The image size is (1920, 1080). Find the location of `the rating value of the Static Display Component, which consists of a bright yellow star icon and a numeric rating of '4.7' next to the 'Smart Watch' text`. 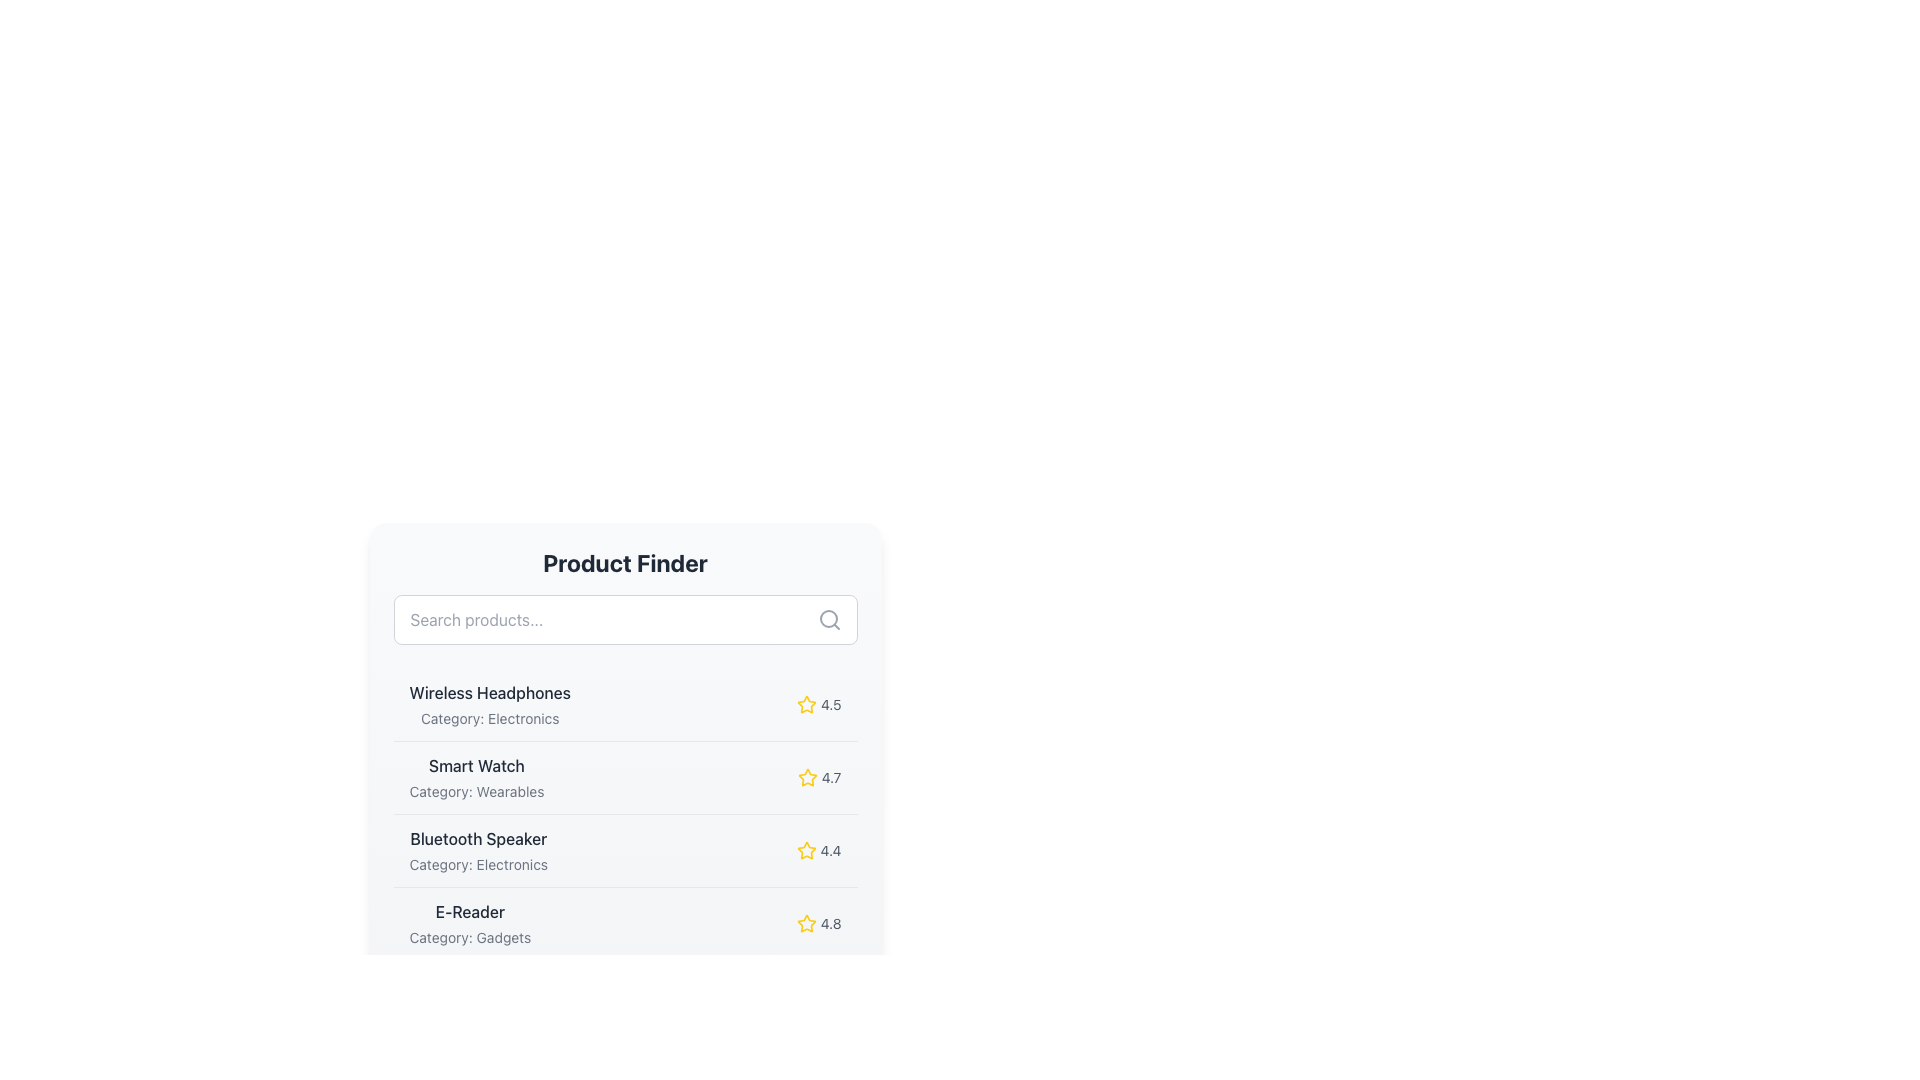

the rating value of the Static Display Component, which consists of a bright yellow star icon and a numeric rating of '4.7' next to the 'Smart Watch' text is located at coordinates (819, 777).